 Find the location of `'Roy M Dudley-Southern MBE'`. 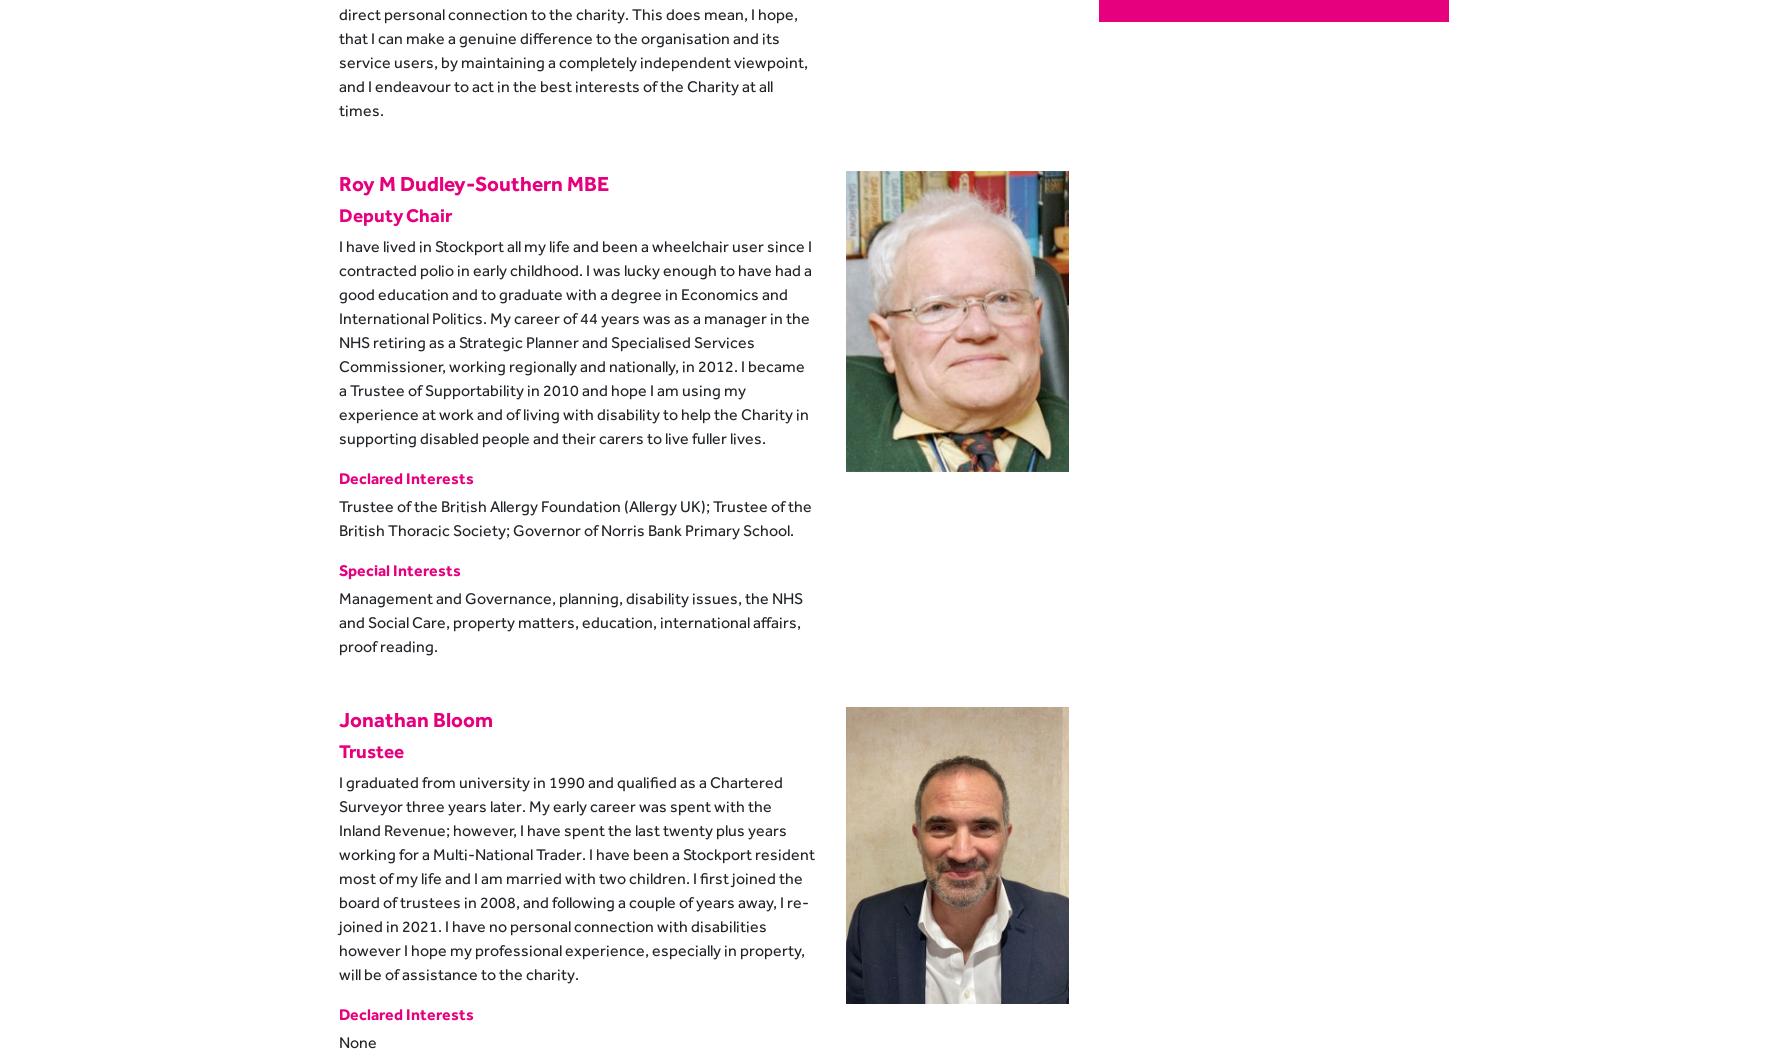

'Roy M Dudley-Southern MBE' is located at coordinates (473, 181).